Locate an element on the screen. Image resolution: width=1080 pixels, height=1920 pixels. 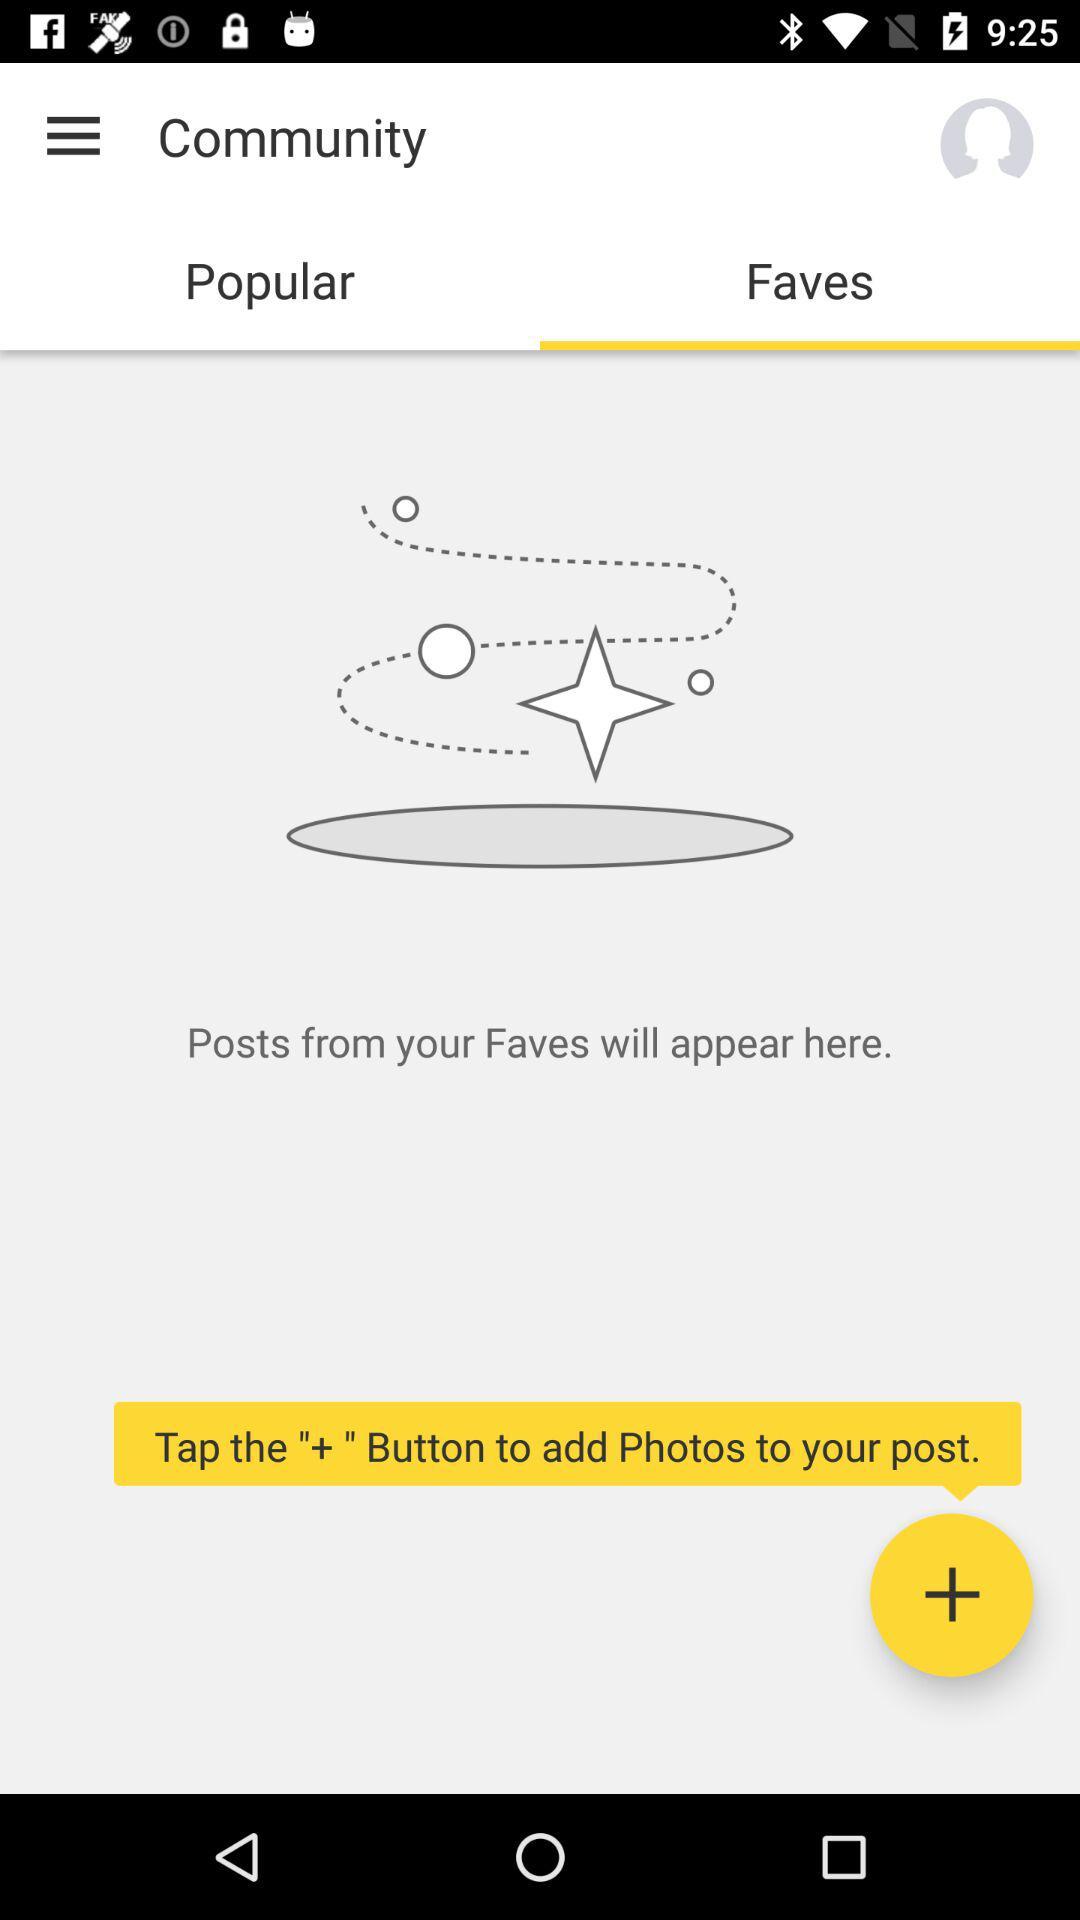
photos is located at coordinates (950, 1594).